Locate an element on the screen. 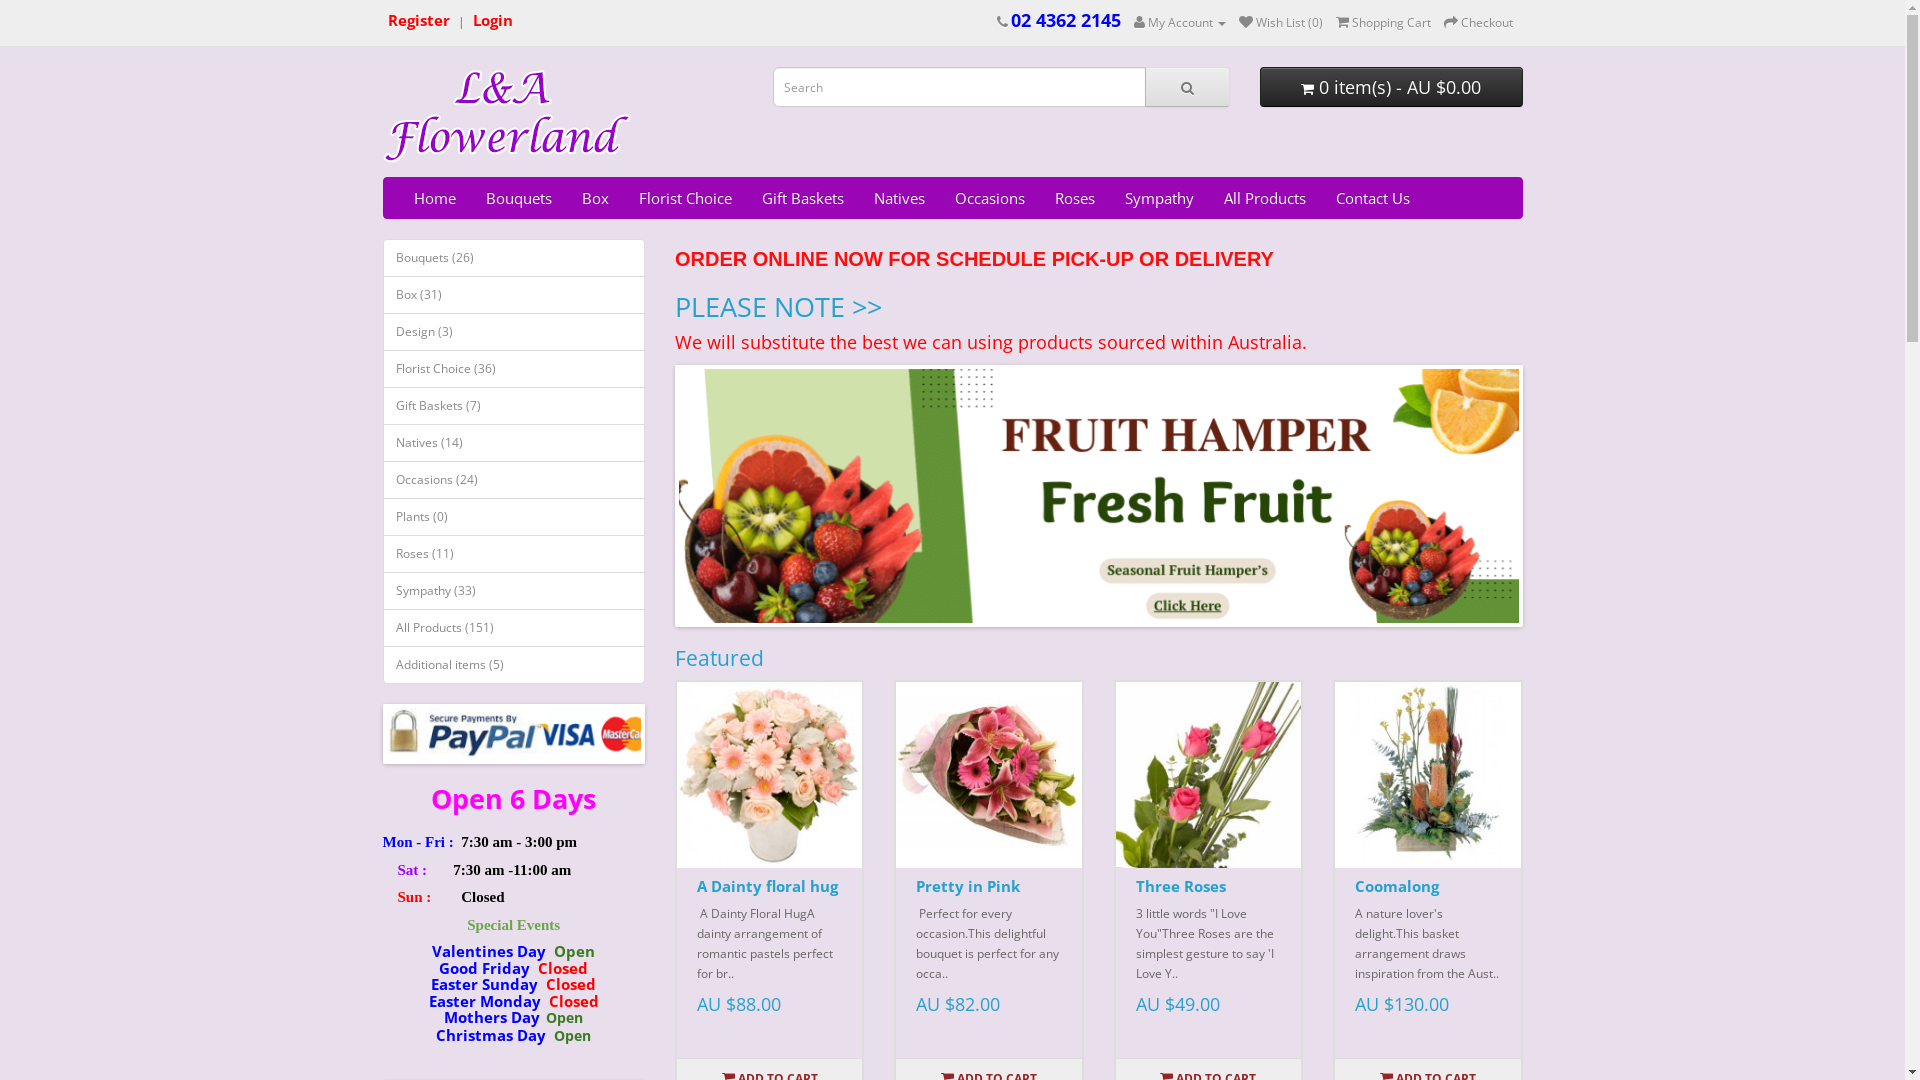 The image size is (1920, 1080). 'Pretty in Pink' is located at coordinates (988, 773).